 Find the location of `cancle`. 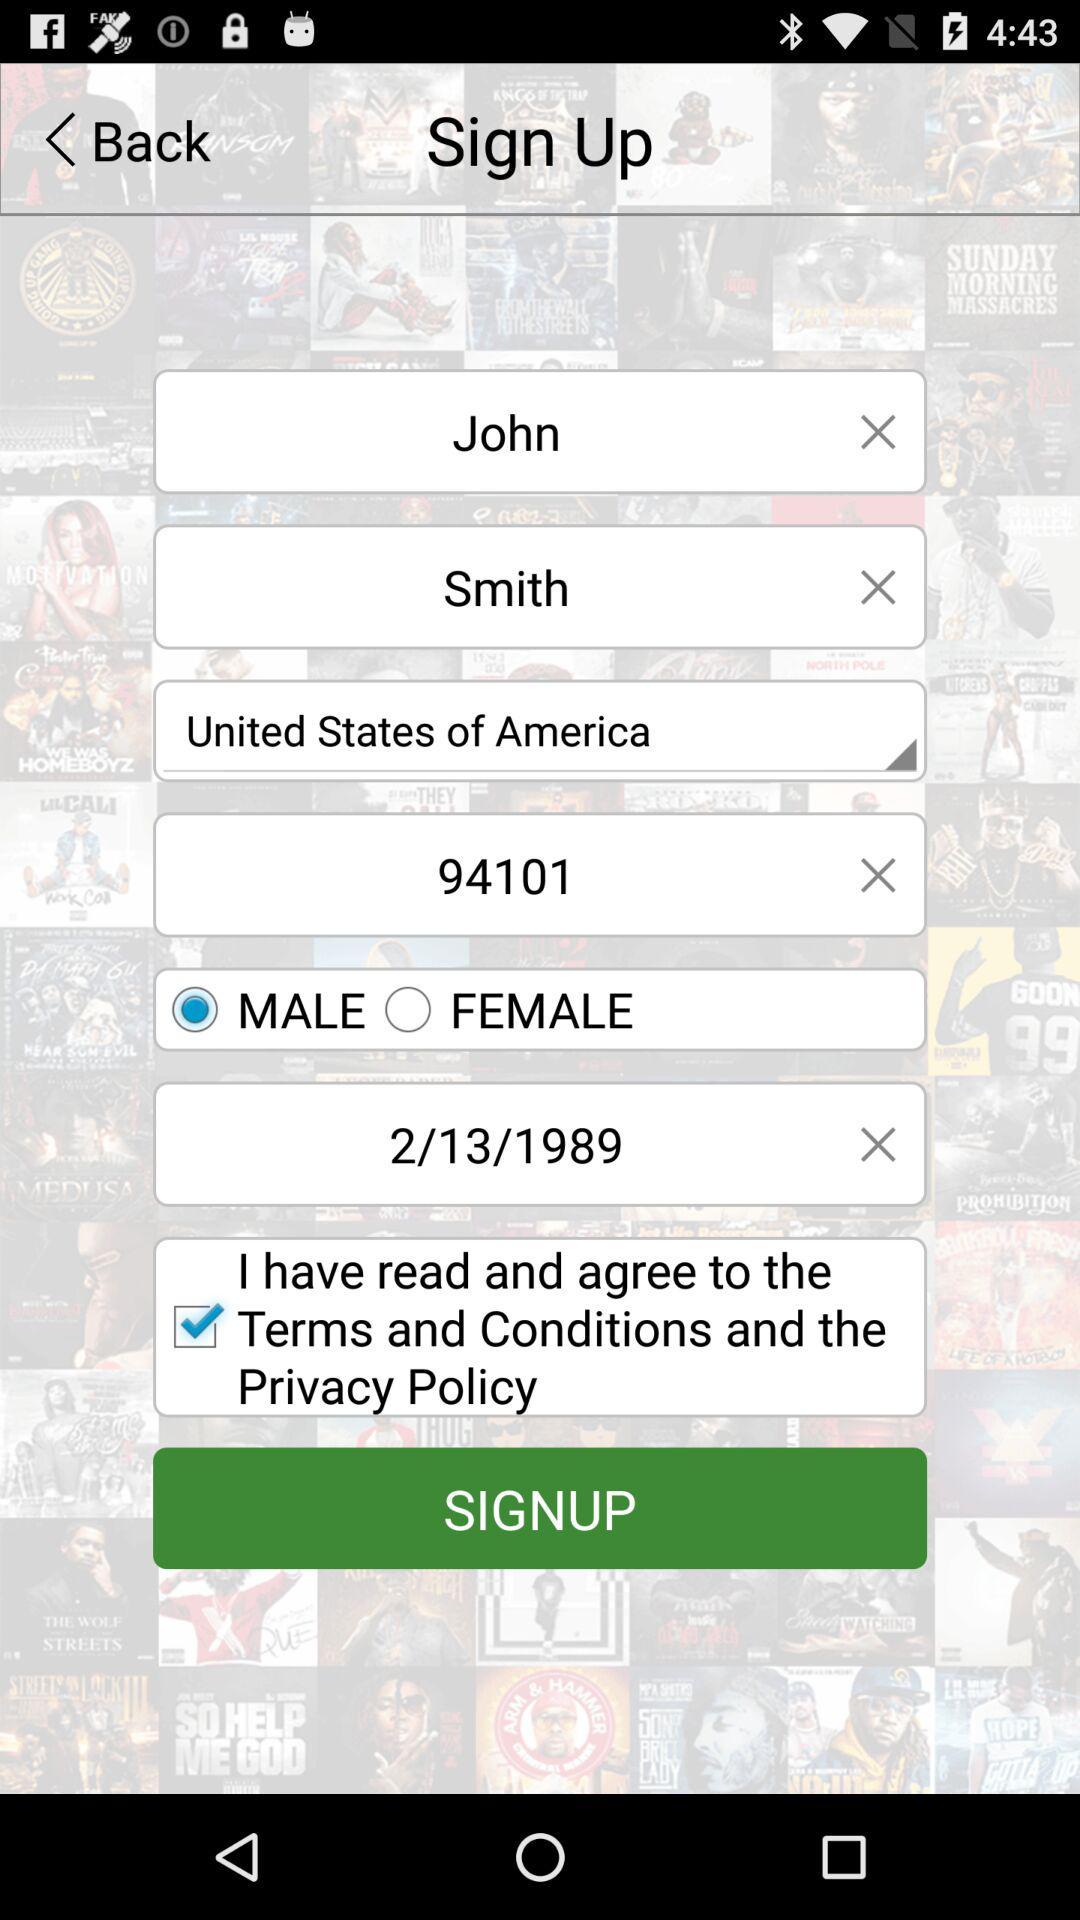

cancle is located at coordinates (877, 430).